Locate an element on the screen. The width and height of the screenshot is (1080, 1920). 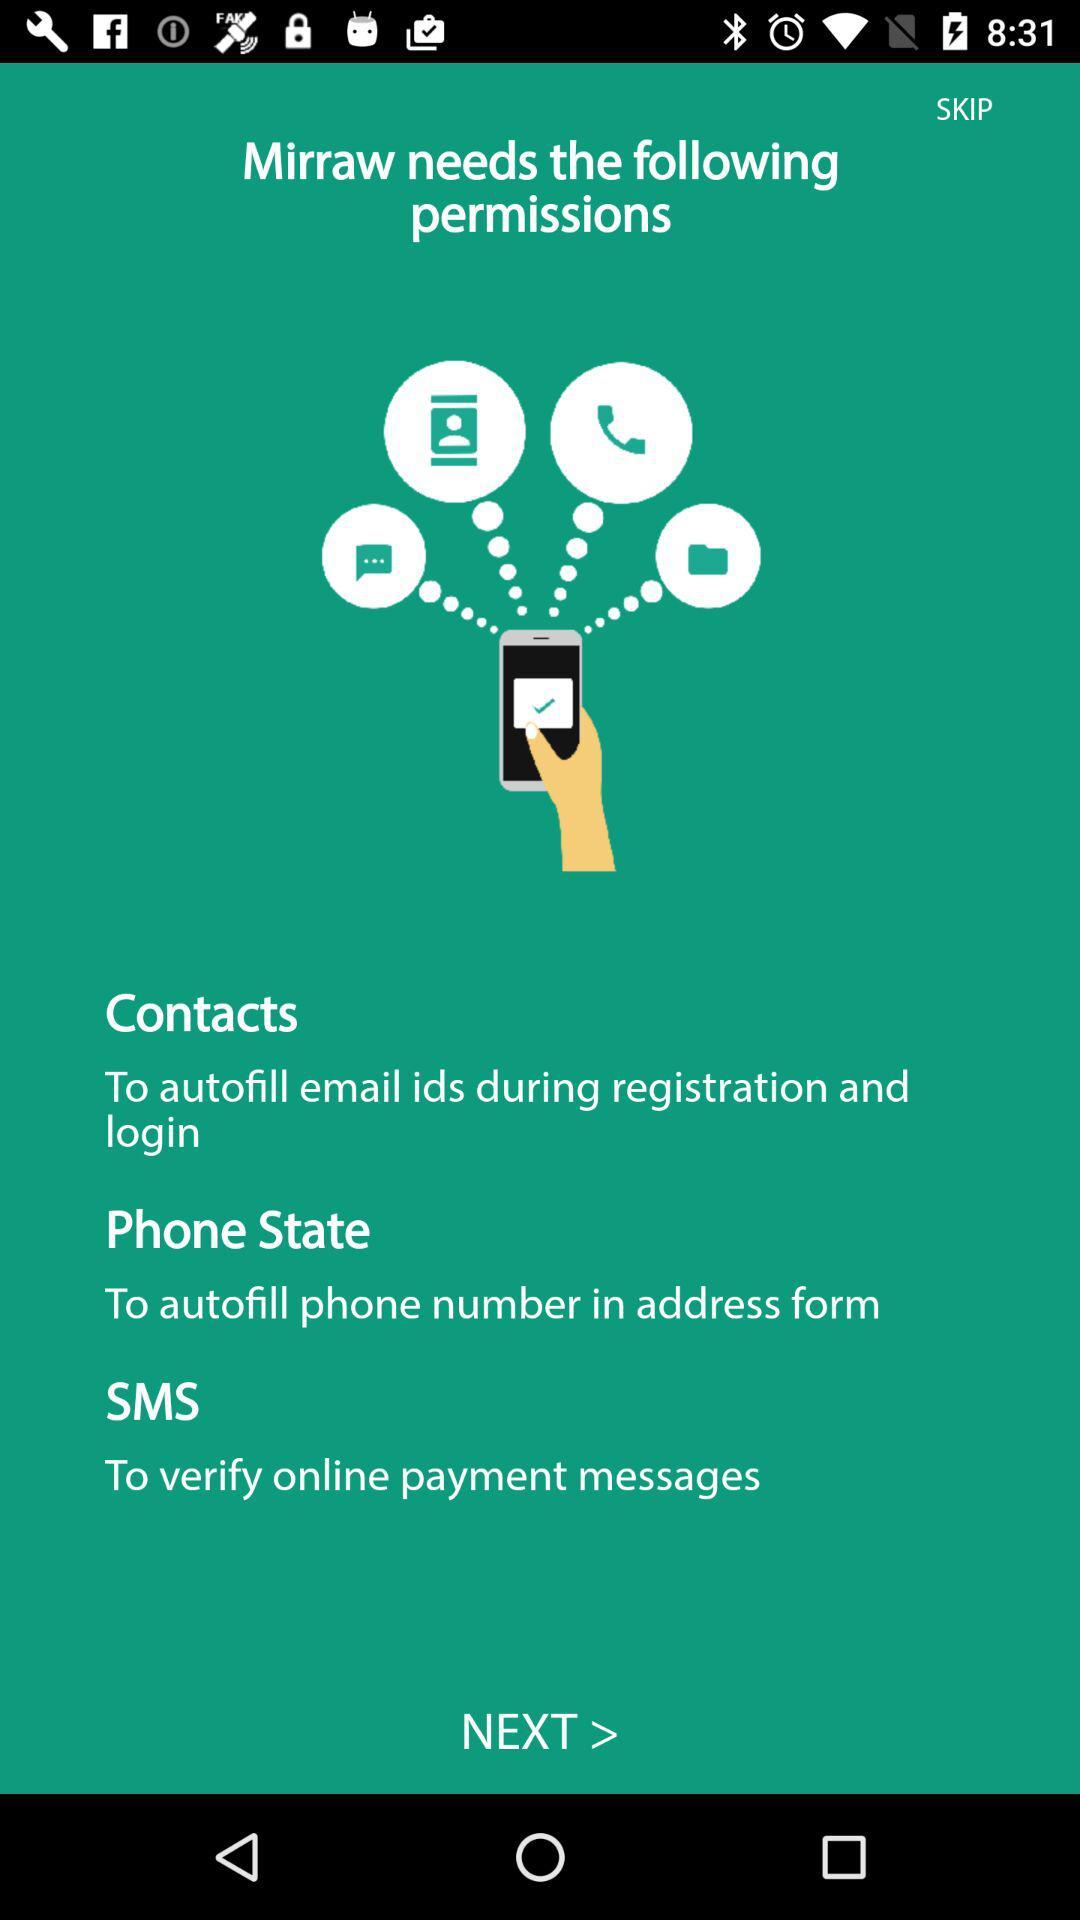
the skip item is located at coordinates (963, 108).